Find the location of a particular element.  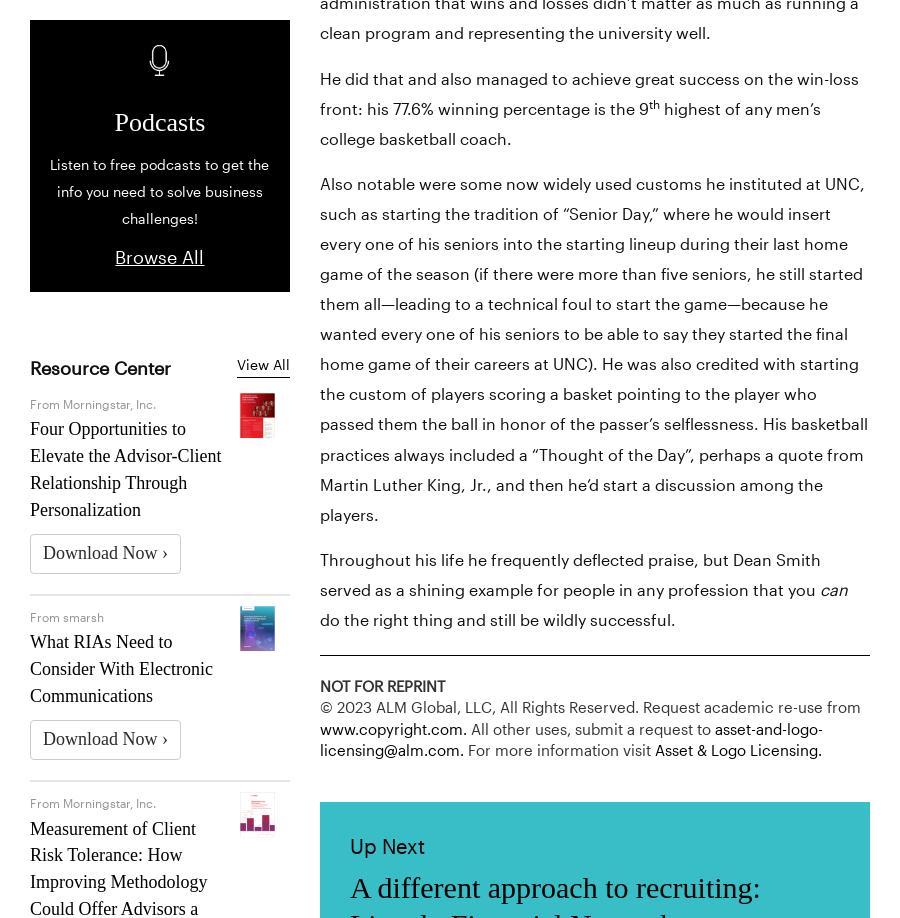

'can' is located at coordinates (833, 588).